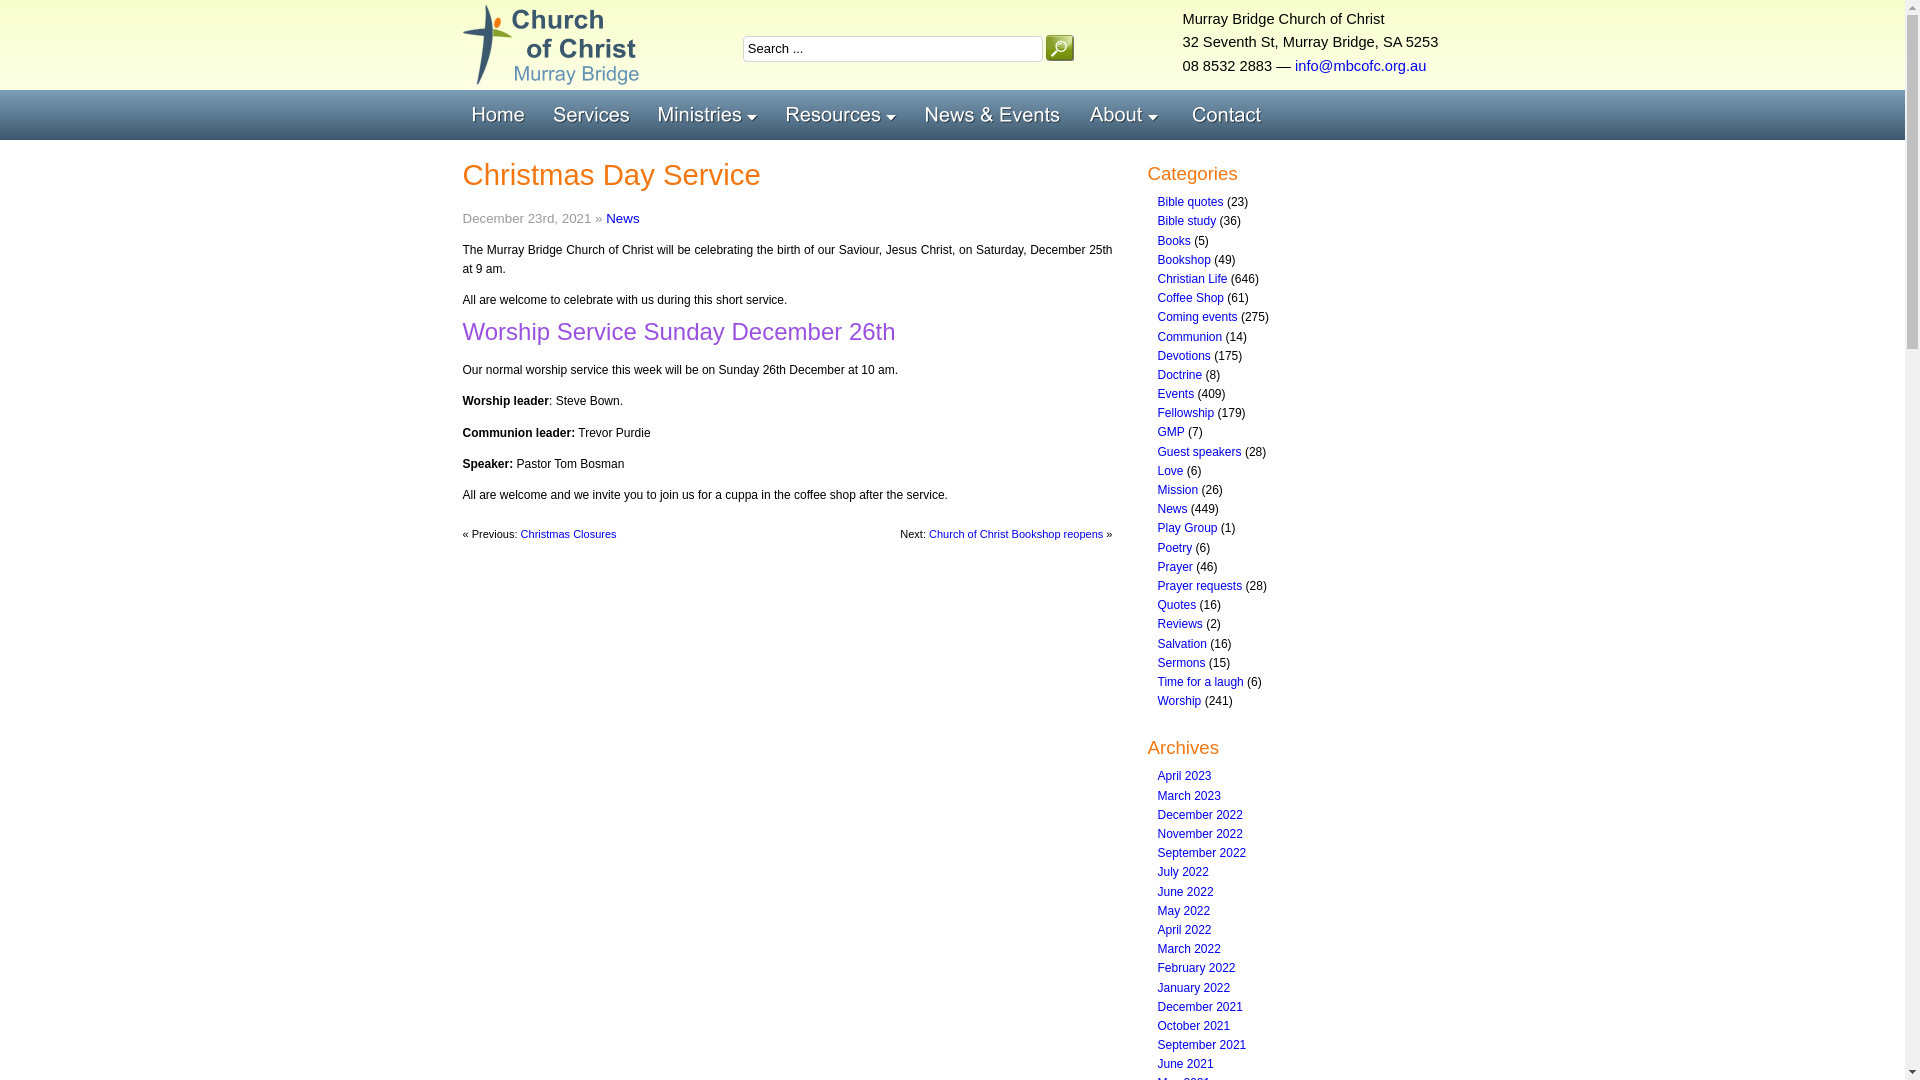  Describe the element at coordinates (1157, 508) in the screenshot. I see `'News'` at that location.